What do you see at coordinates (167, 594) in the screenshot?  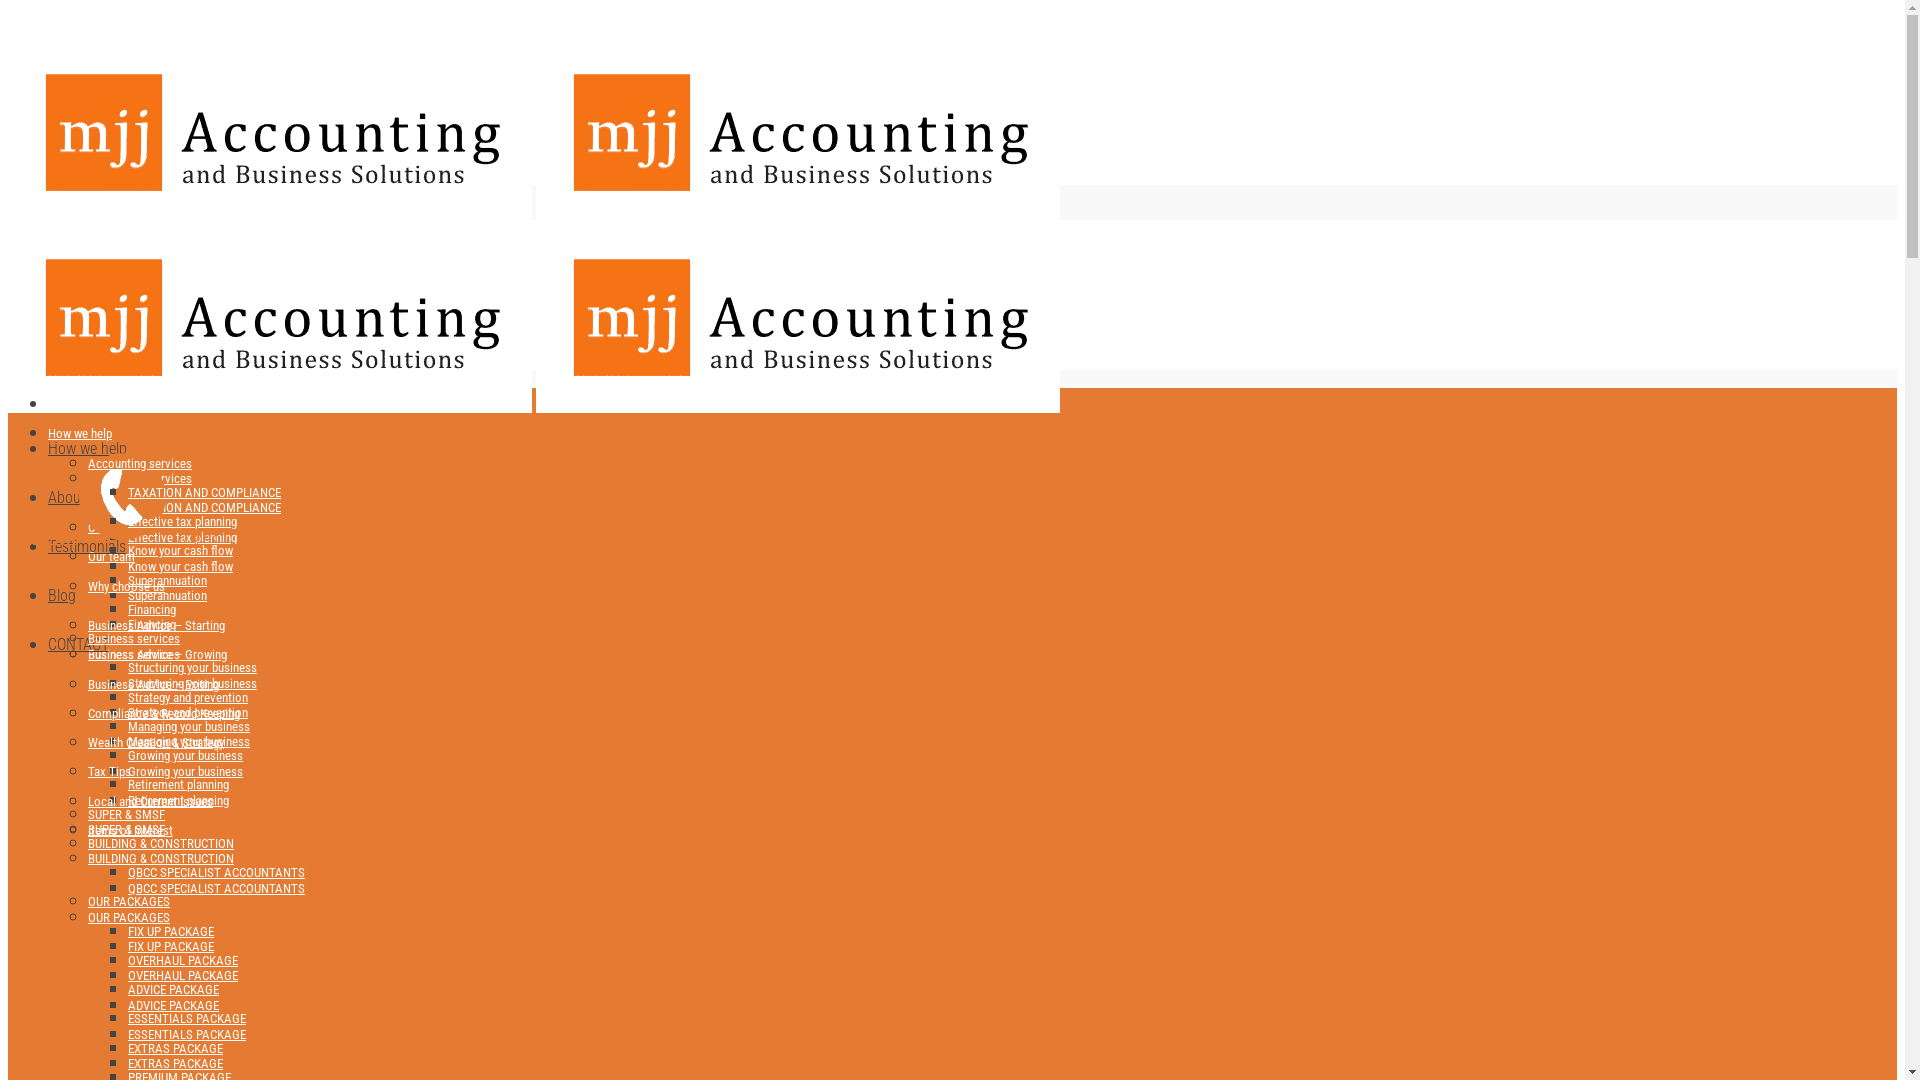 I see `'Superannuation'` at bounding box center [167, 594].